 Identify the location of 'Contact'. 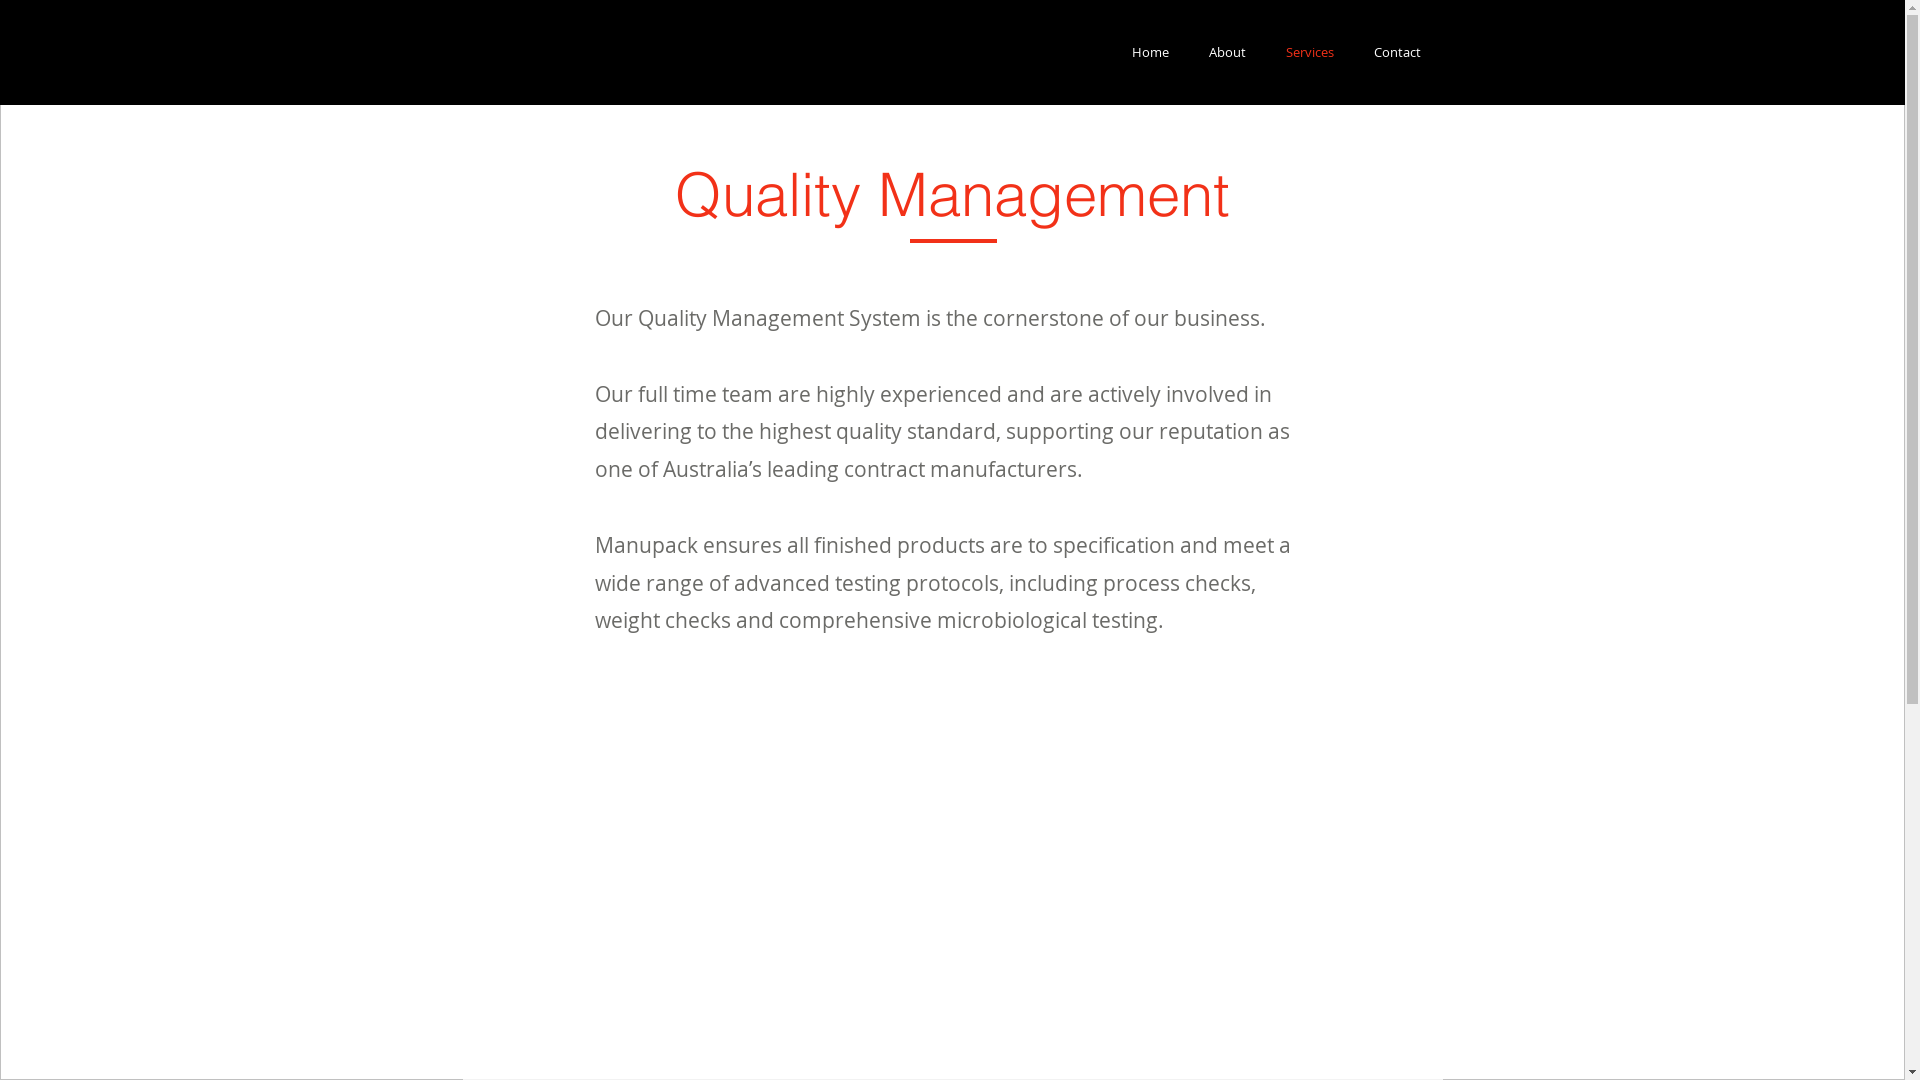
(1353, 51).